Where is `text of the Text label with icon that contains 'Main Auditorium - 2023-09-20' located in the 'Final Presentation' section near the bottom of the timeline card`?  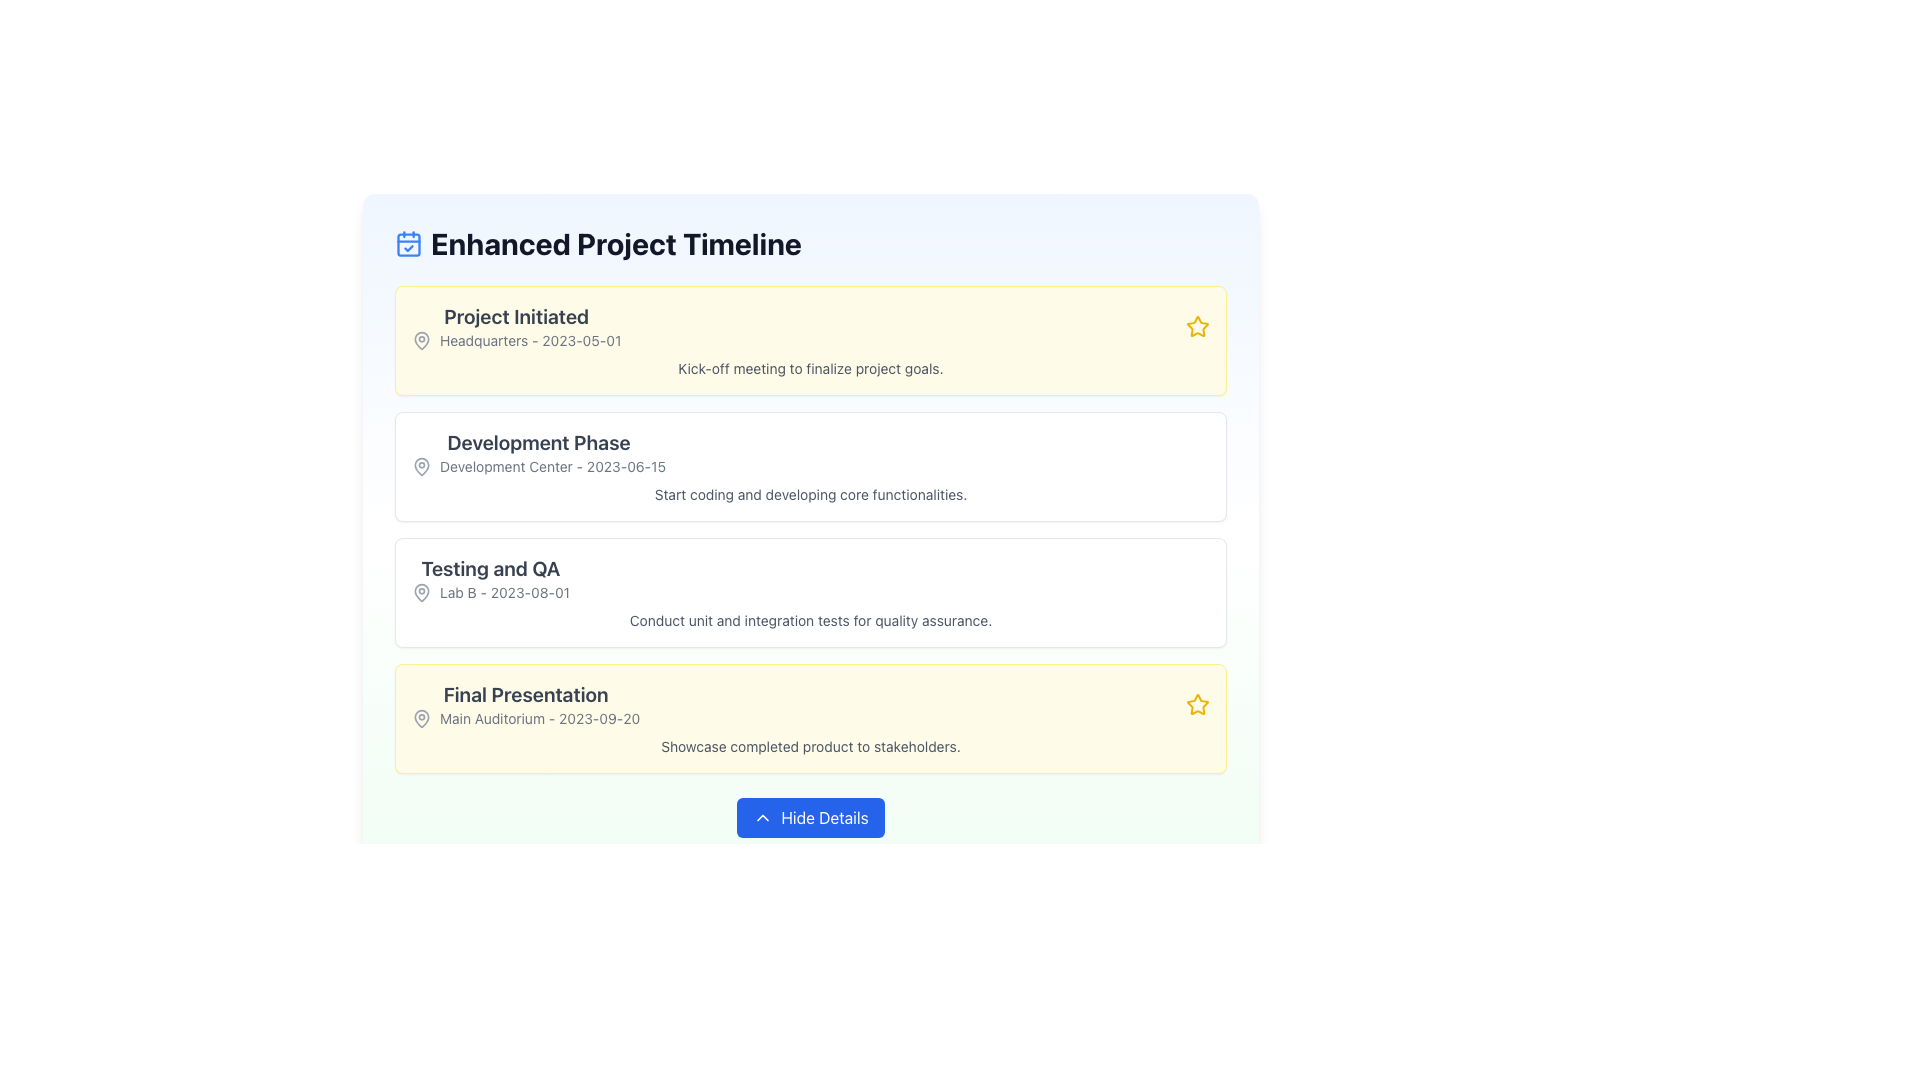 text of the Text label with icon that contains 'Main Auditorium - 2023-09-20' located in the 'Final Presentation' section near the bottom of the timeline card is located at coordinates (526, 717).